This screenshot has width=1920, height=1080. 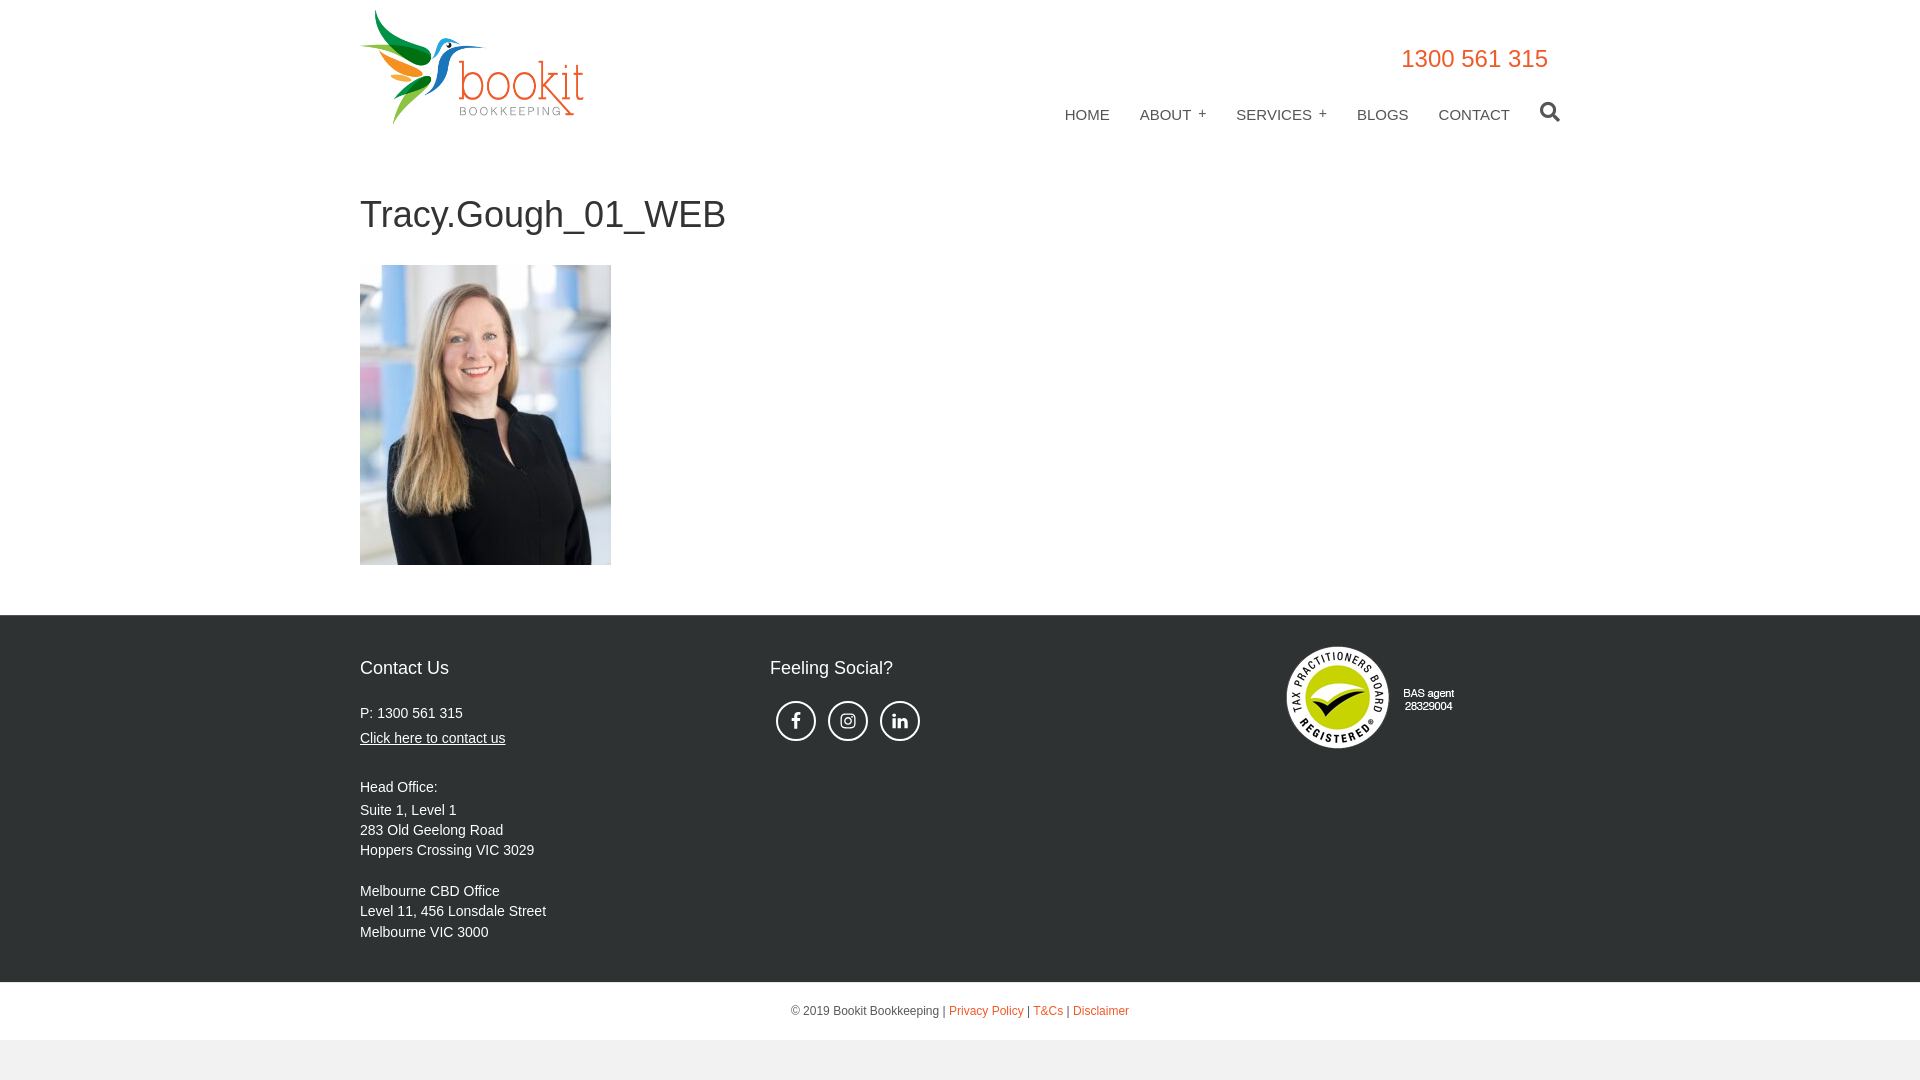 What do you see at coordinates (1086, 114) in the screenshot?
I see `'HOME'` at bounding box center [1086, 114].